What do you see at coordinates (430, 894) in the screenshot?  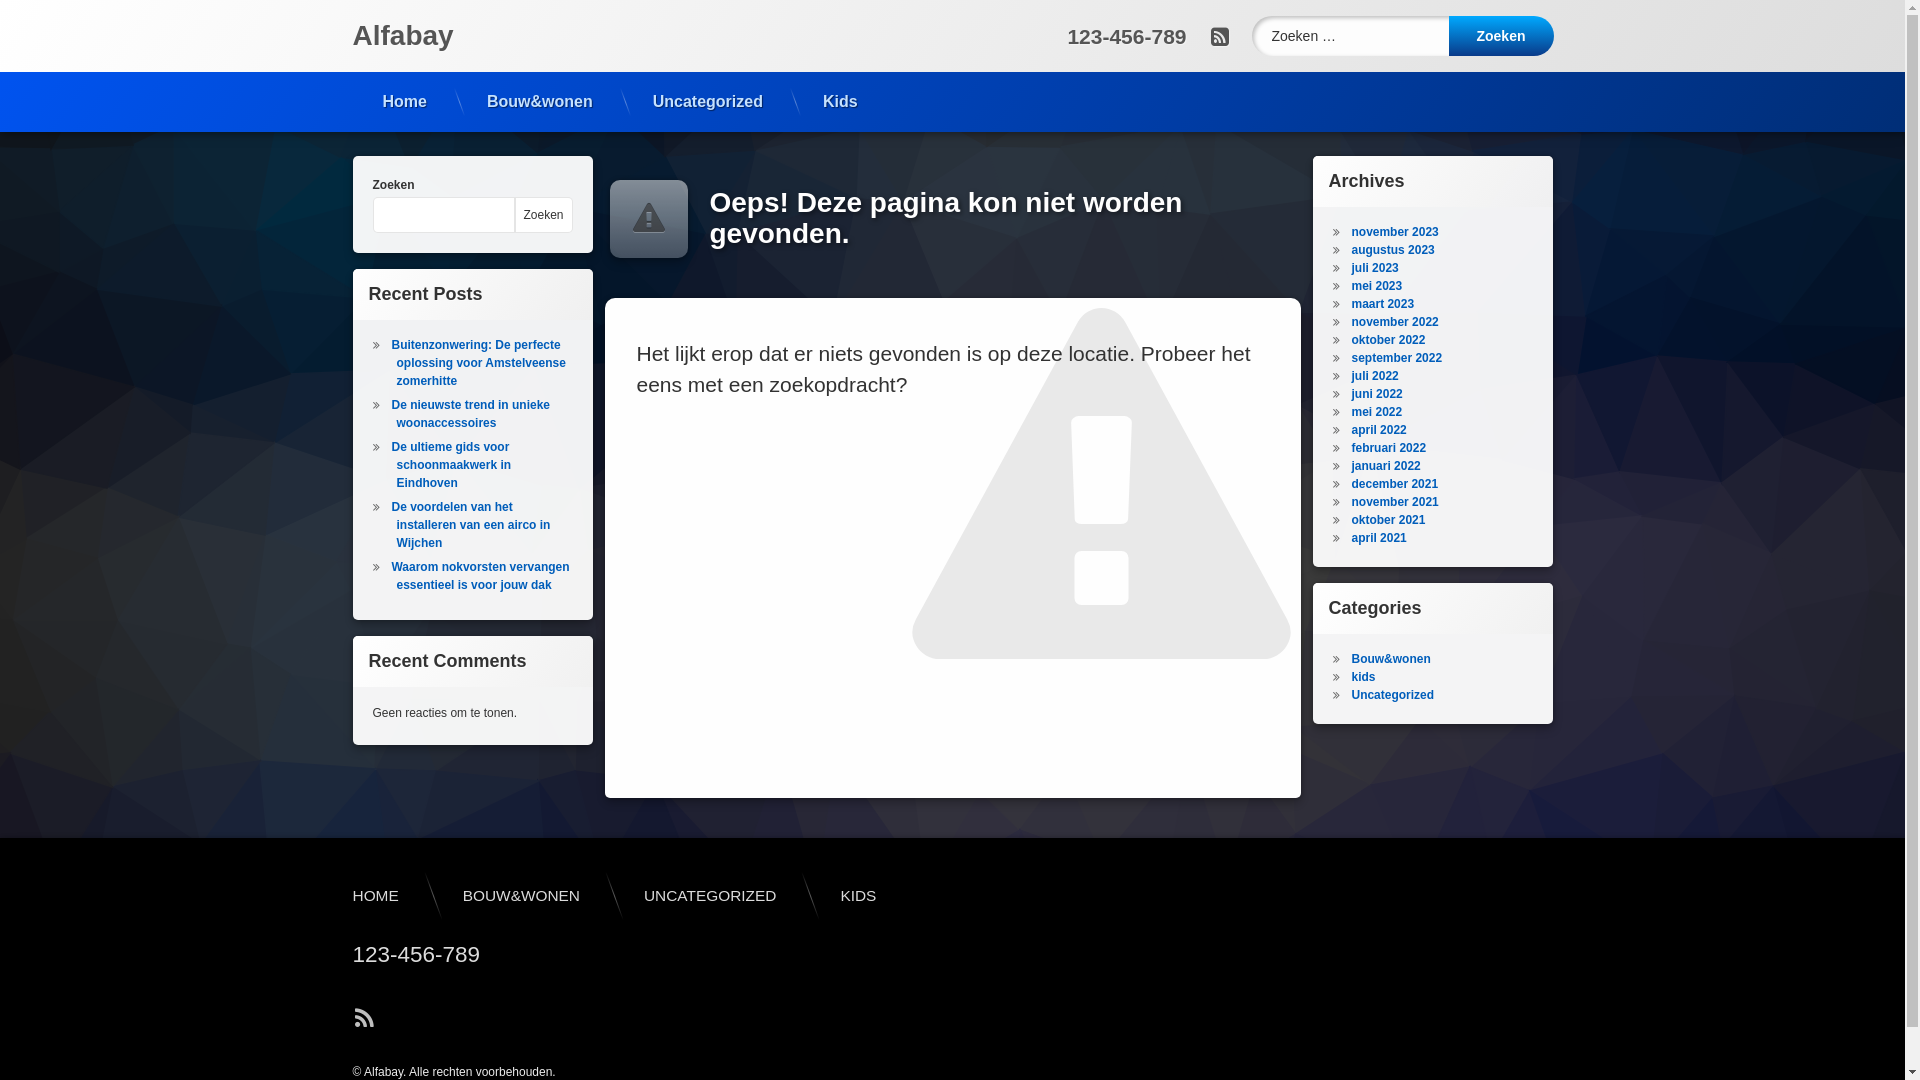 I see `'BOUW&WONEN'` at bounding box center [430, 894].